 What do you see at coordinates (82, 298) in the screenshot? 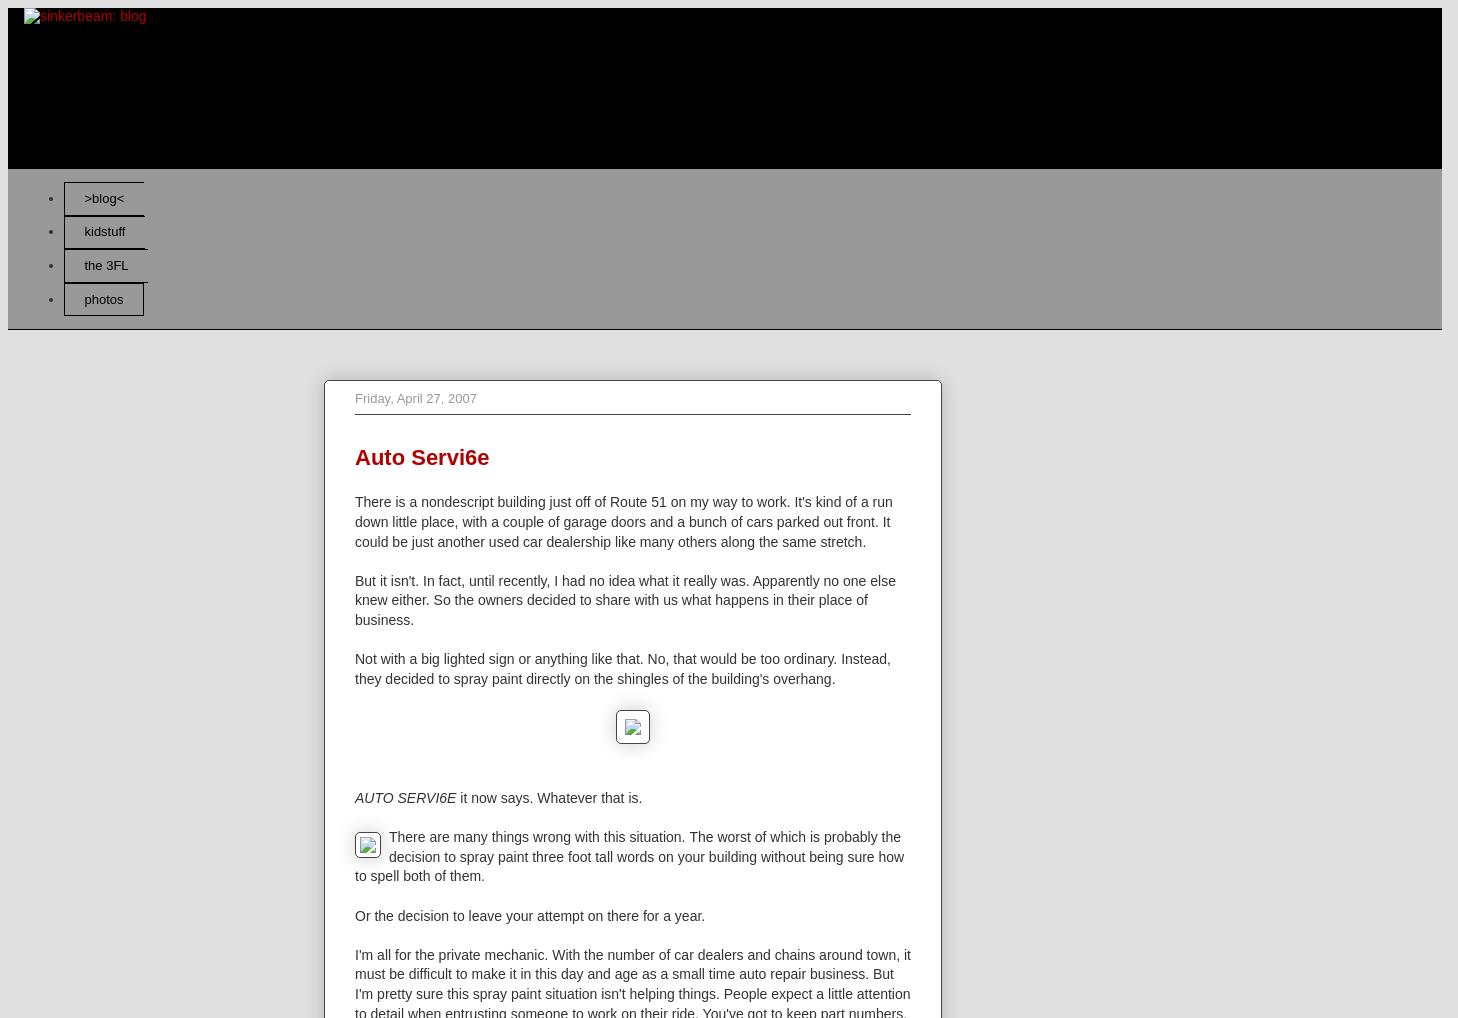
I see `'photos'` at bounding box center [82, 298].